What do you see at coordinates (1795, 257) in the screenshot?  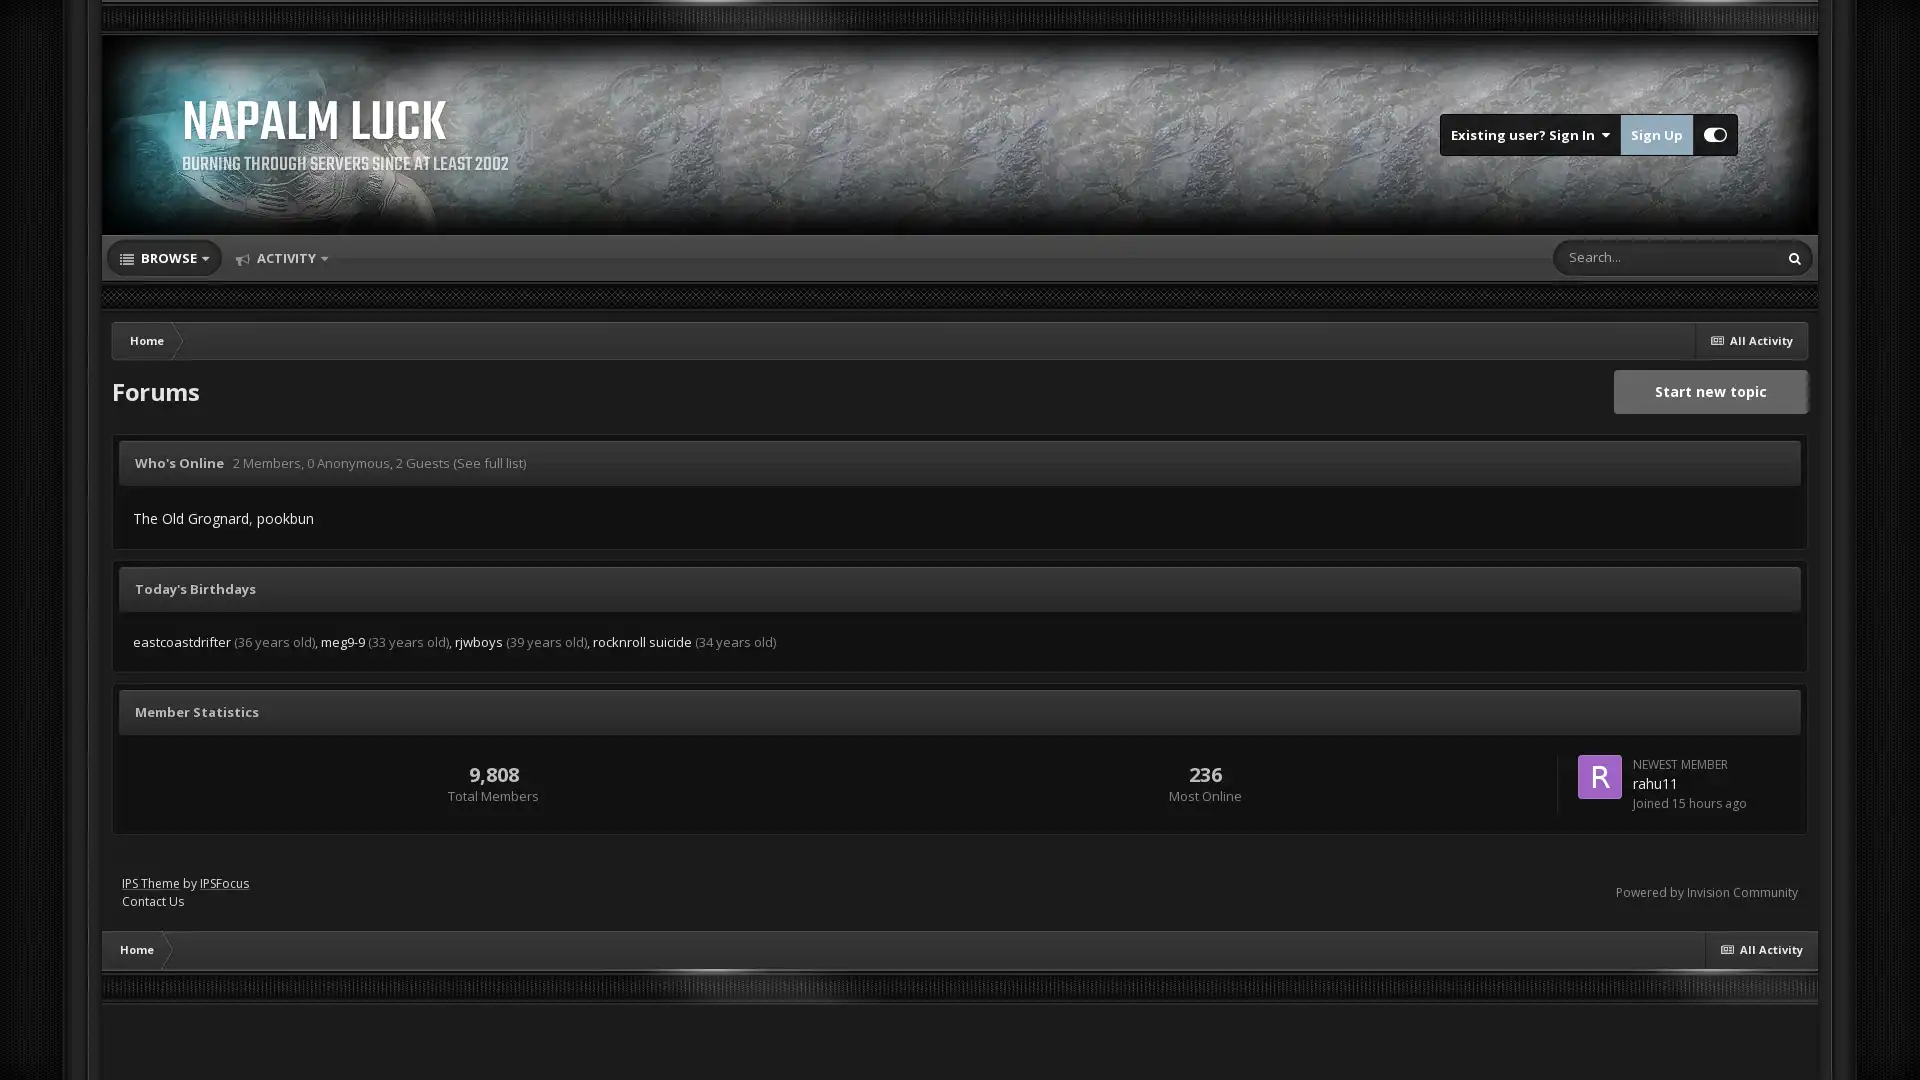 I see `Search` at bounding box center [1795, 257].